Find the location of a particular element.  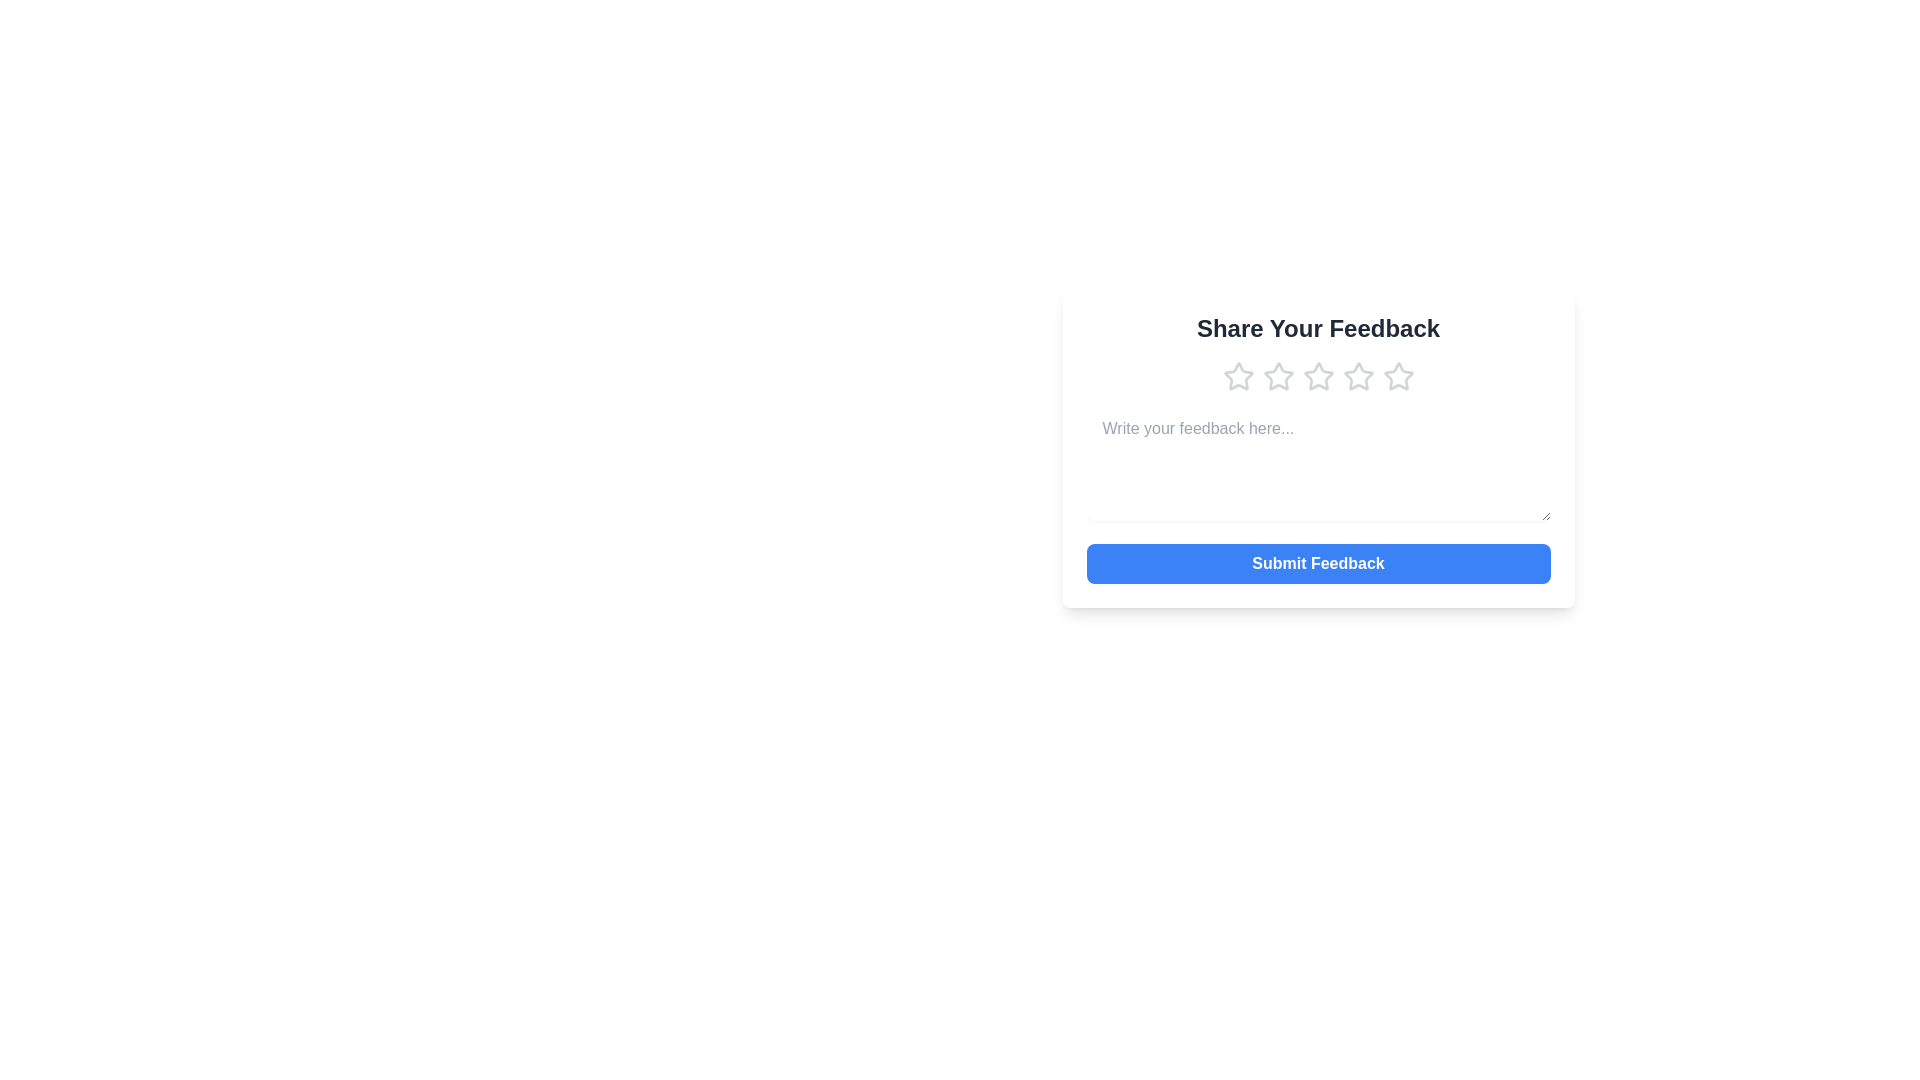

the fourth star-shaped button is located at coordinates (1358, 377).